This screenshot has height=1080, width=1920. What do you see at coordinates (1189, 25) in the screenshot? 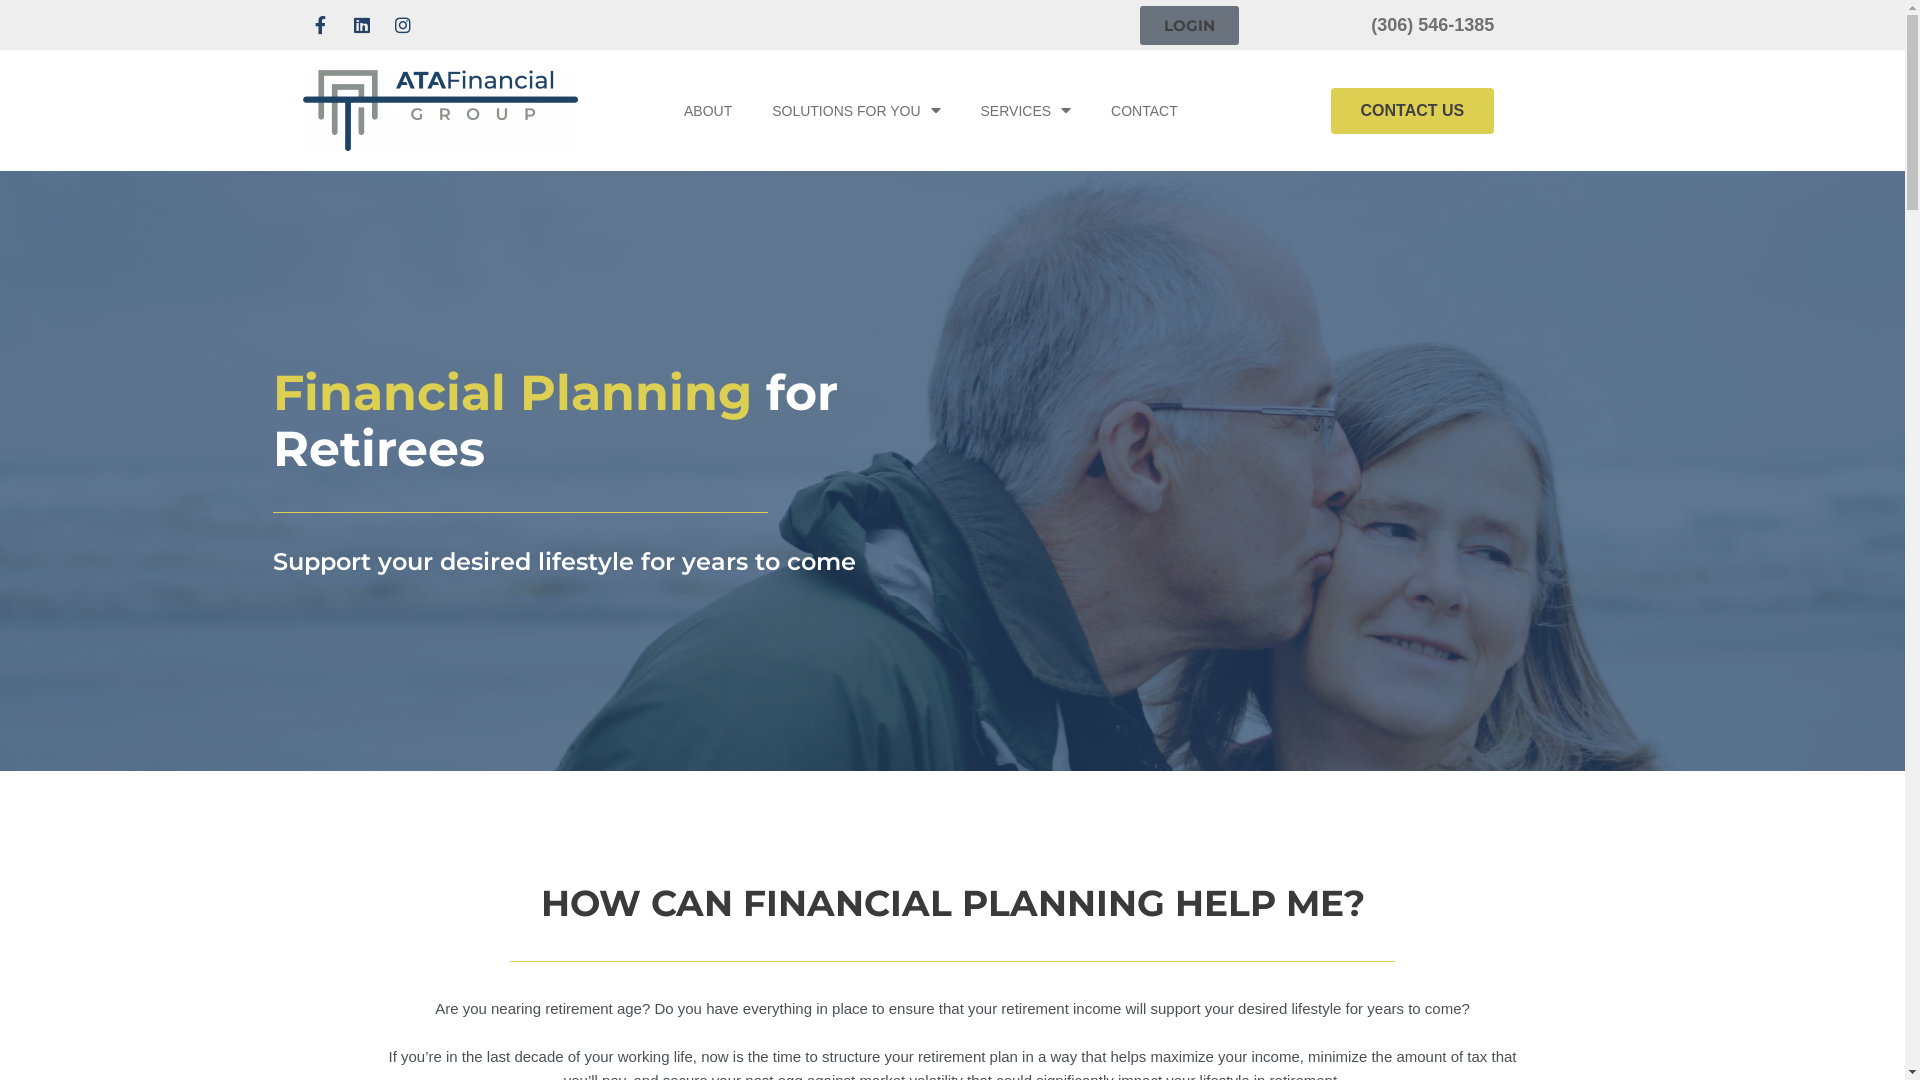
I see `'LOGIN'` at bounding box center [1189, 25].